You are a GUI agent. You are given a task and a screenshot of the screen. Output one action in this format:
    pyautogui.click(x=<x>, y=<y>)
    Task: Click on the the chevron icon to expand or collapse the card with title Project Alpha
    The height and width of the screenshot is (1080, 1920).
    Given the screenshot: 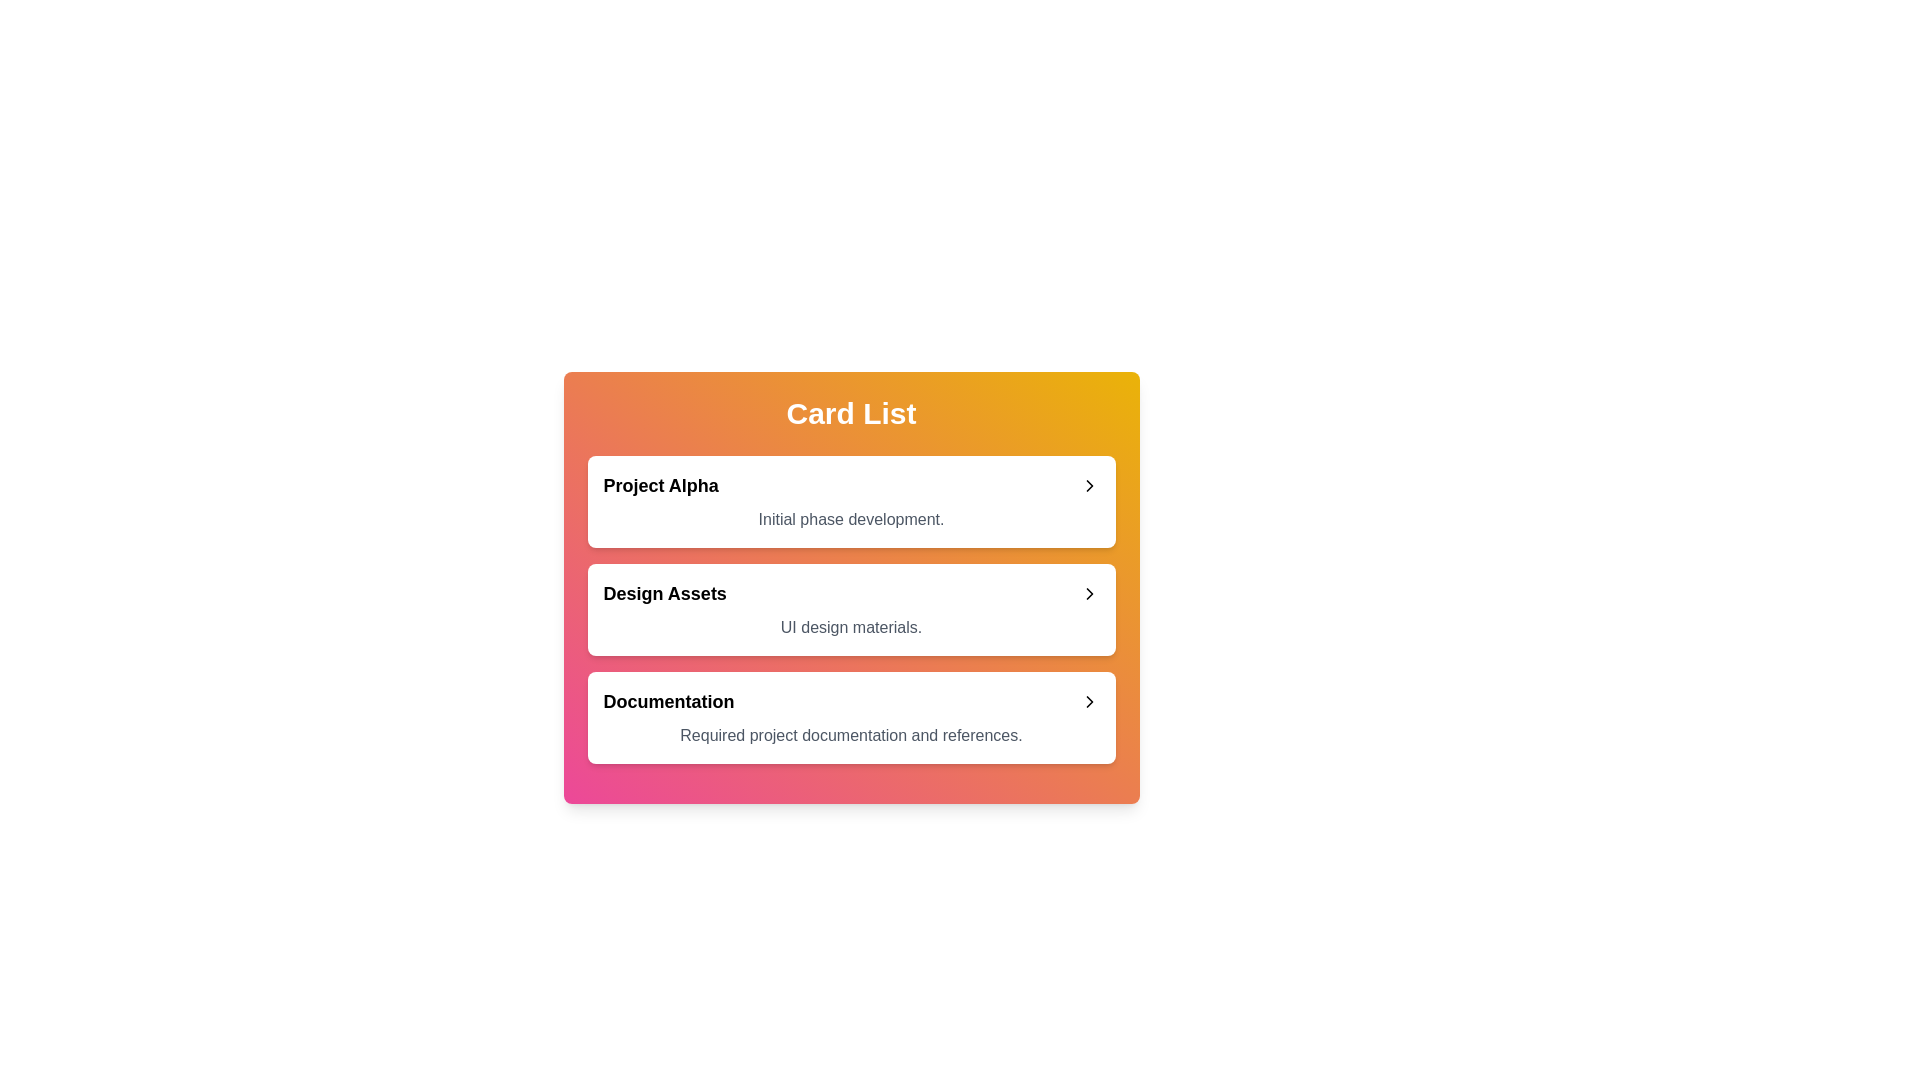 What is the action you would take?
    pyautogui.click(x=1088, y=486)
    